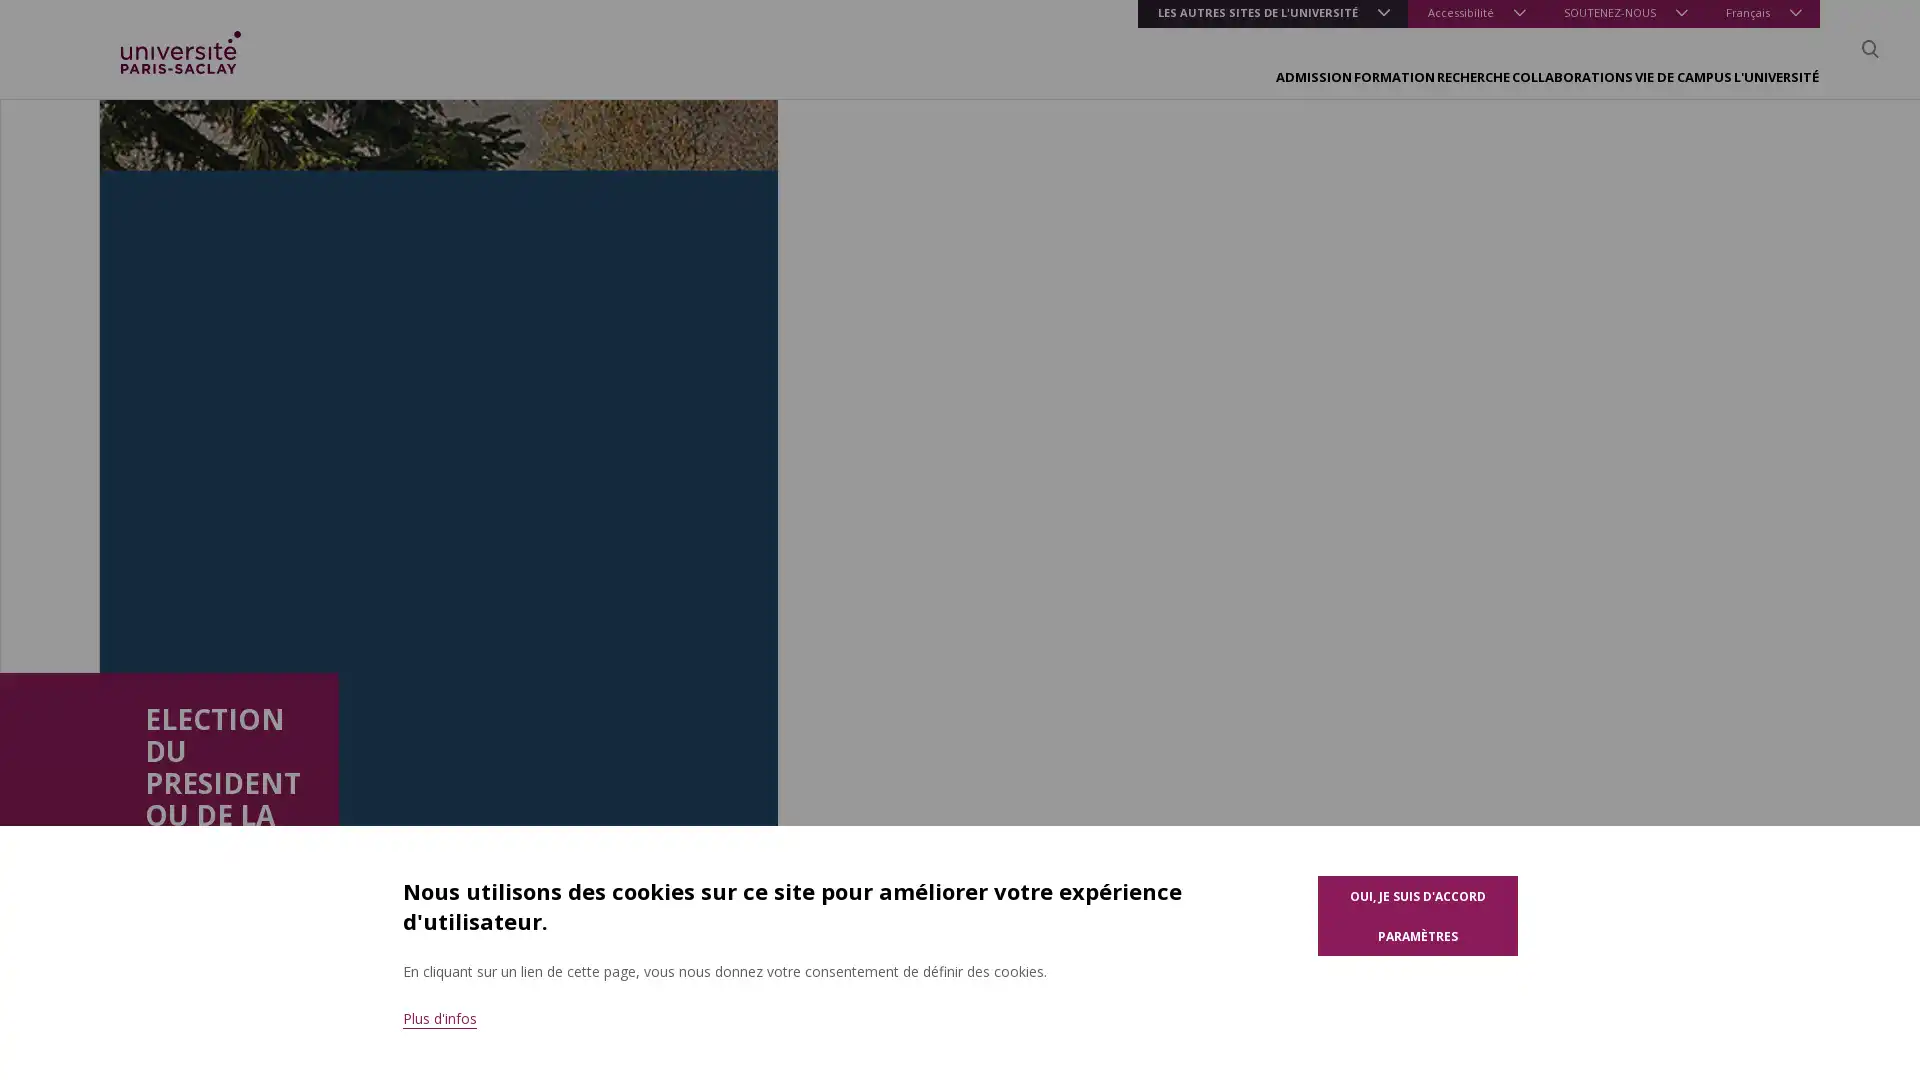 The width and height of the screenshot is (1920, 1080). Describe the element at coordinates (1425, 68) in the screenshot. I see `COLLABORATIONS` at that location.